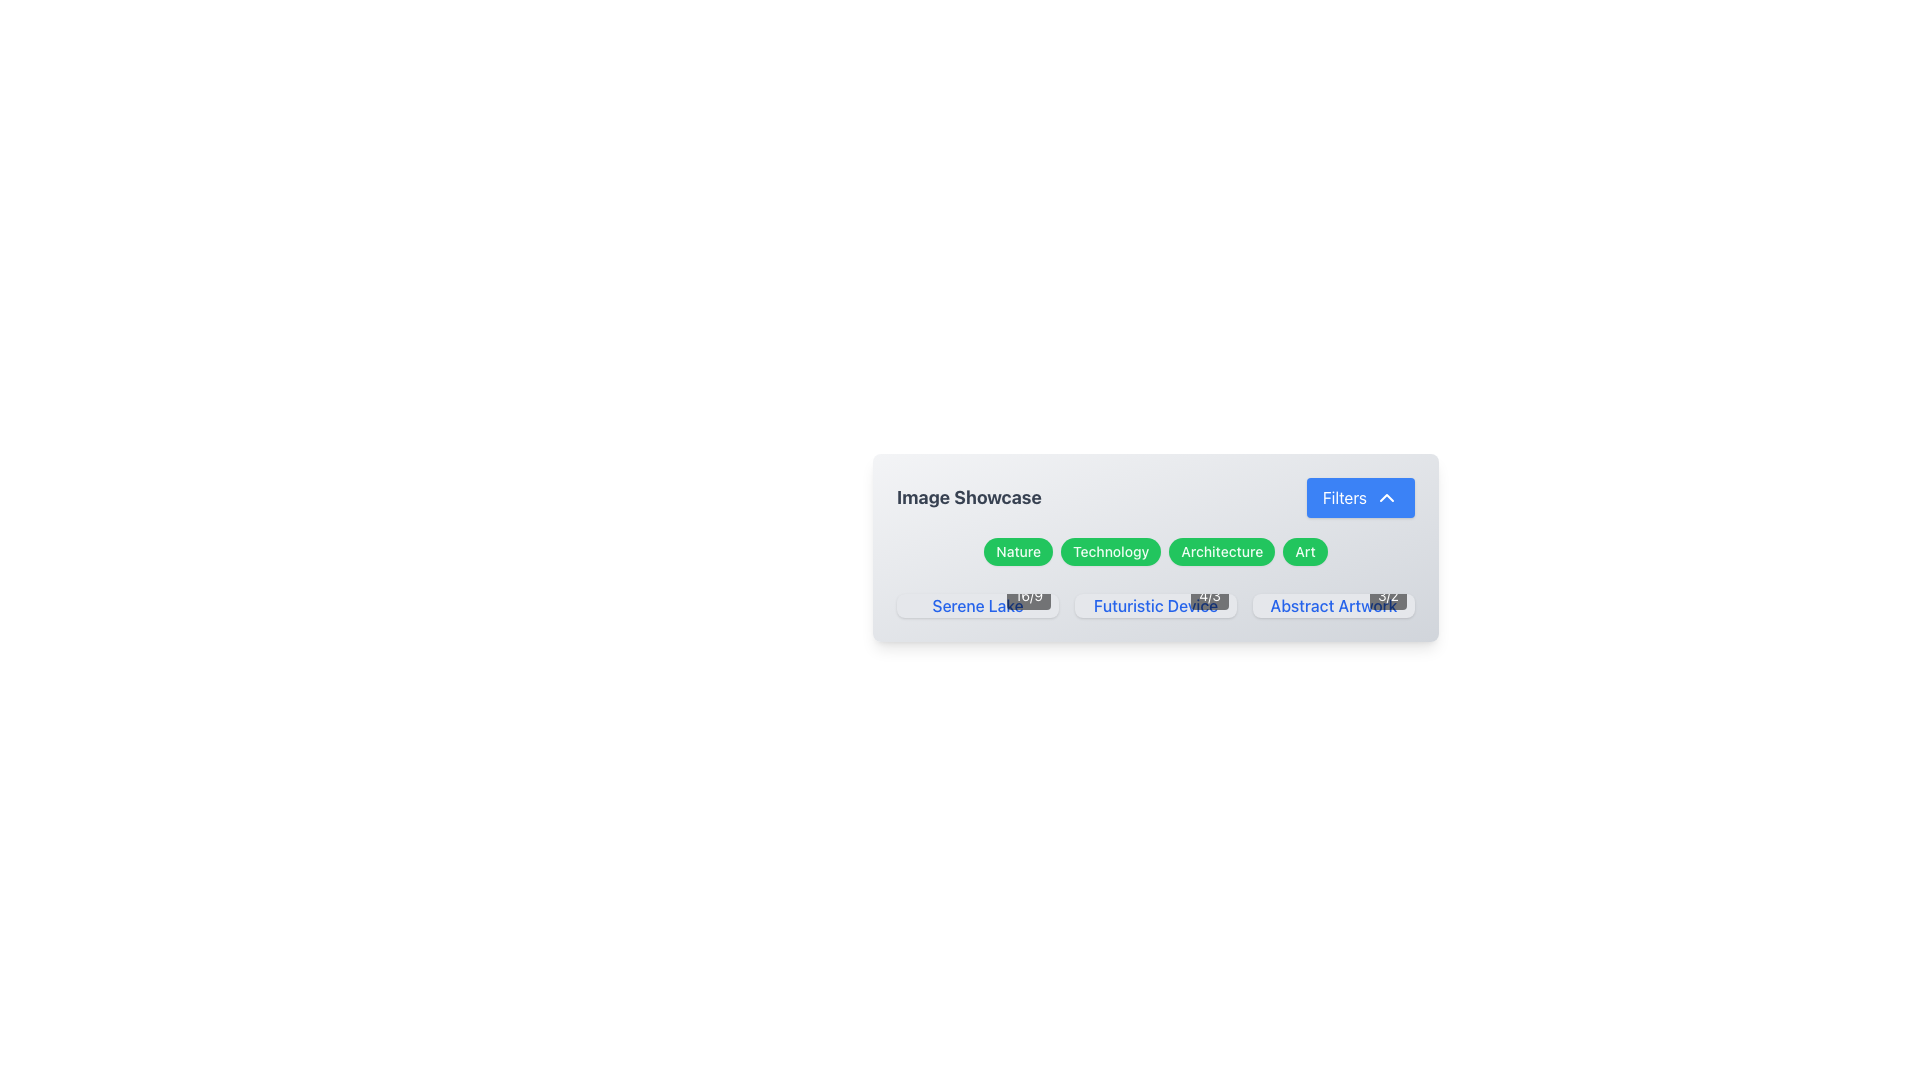 The width and height of the screenshot is (1920, 1080). What do you see at coordinates (1156, 551) in the screenshot?
I see `the Button Group containing category tags styled as buttons with green backgrounds and white text, located within the 'Image Showcase' section` at bounding box center [1156, 551].